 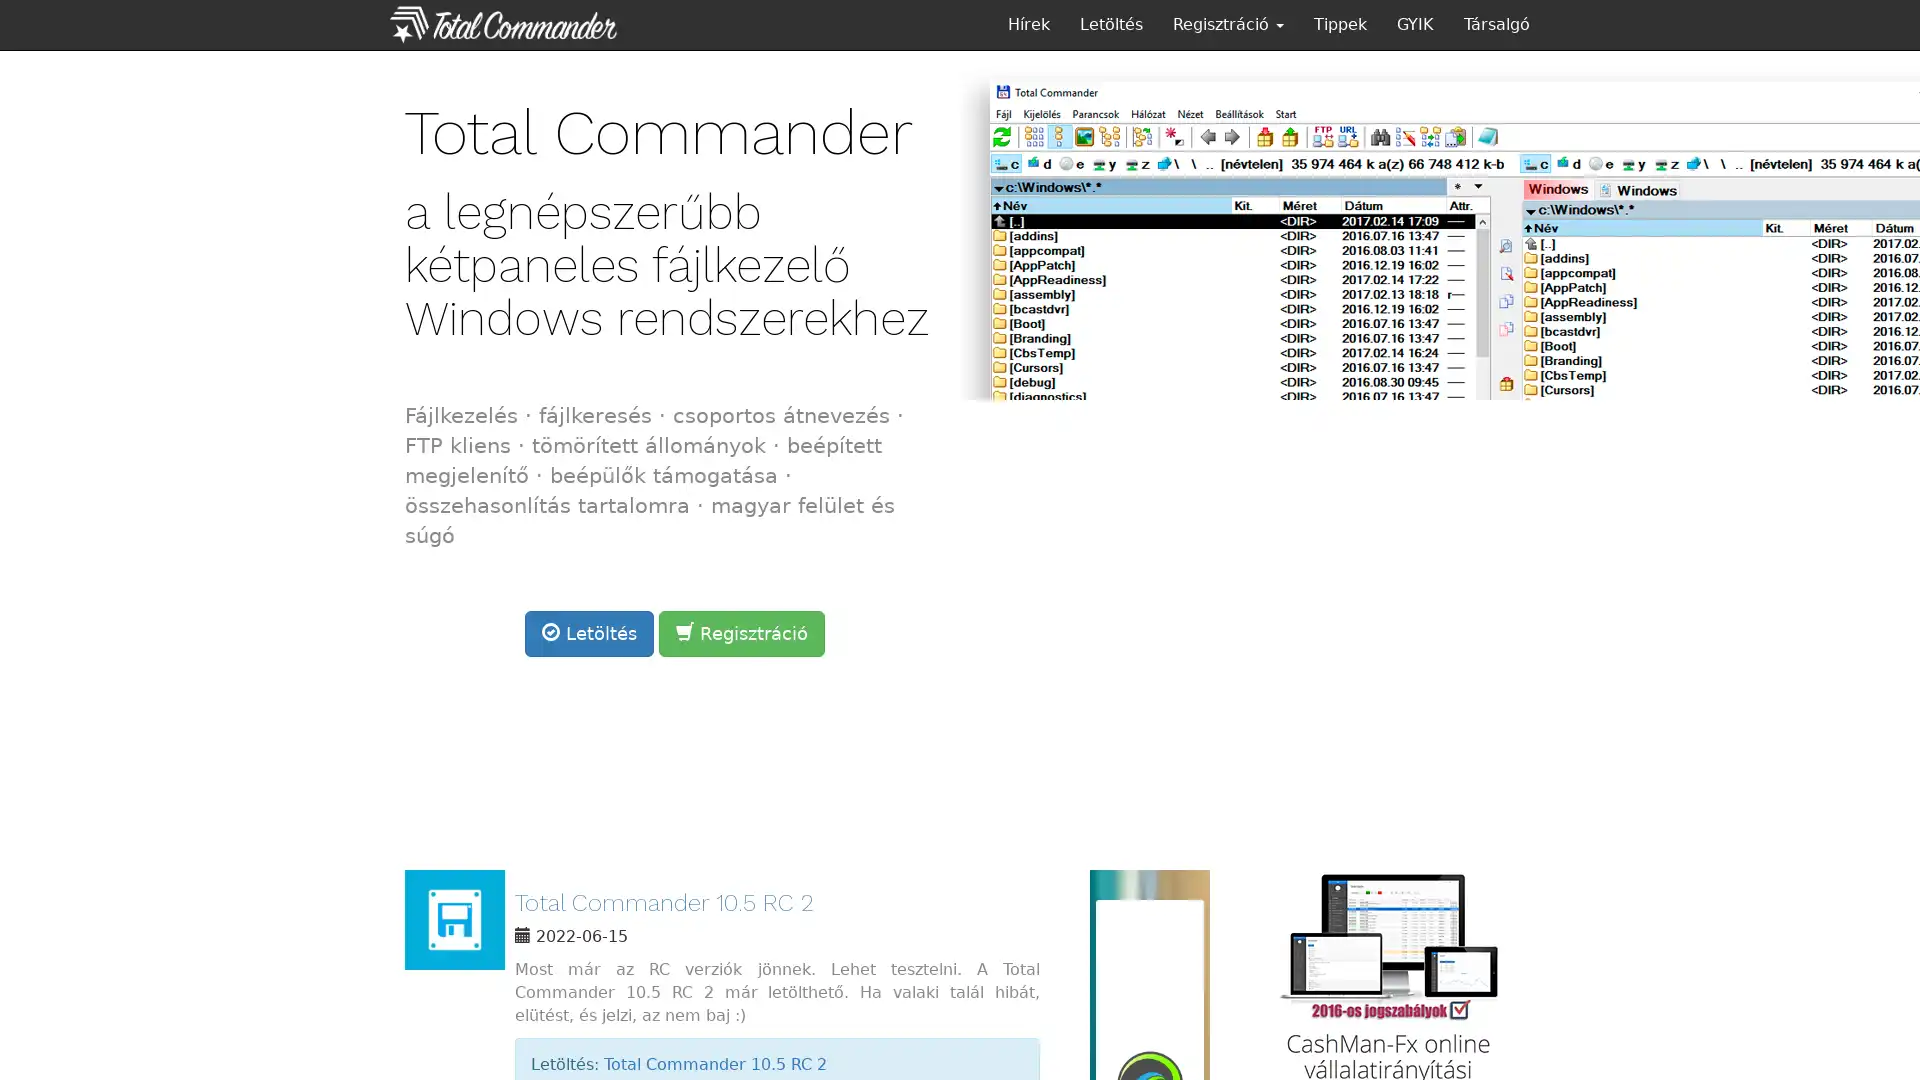 I want to click on Regisztracio, so click(x=741, y=632).